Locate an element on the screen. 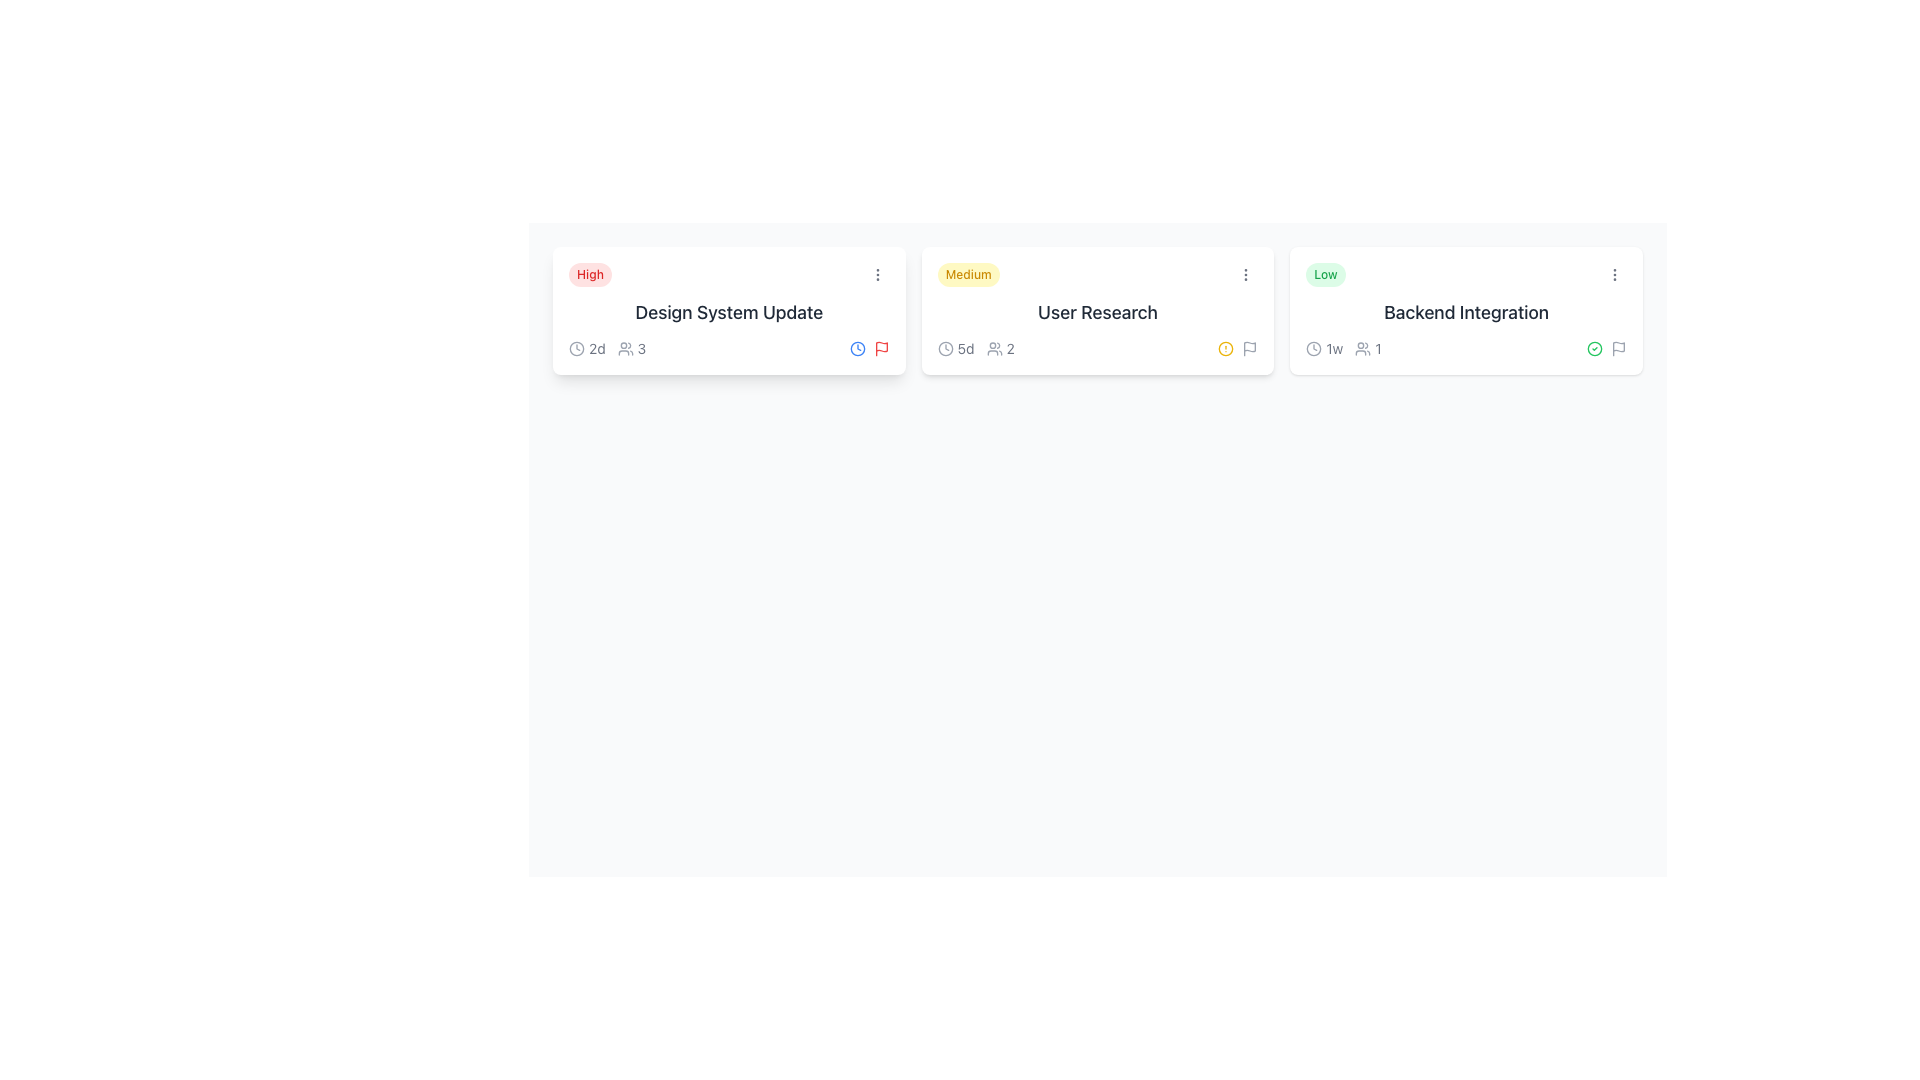 This screenshot has width=1920, height=1080. the static text label displaying 'User Research', which is styled in bold, dark gray font and positioned centrally beneath the 'Medium' tag is located at coordinates (1097, 312).